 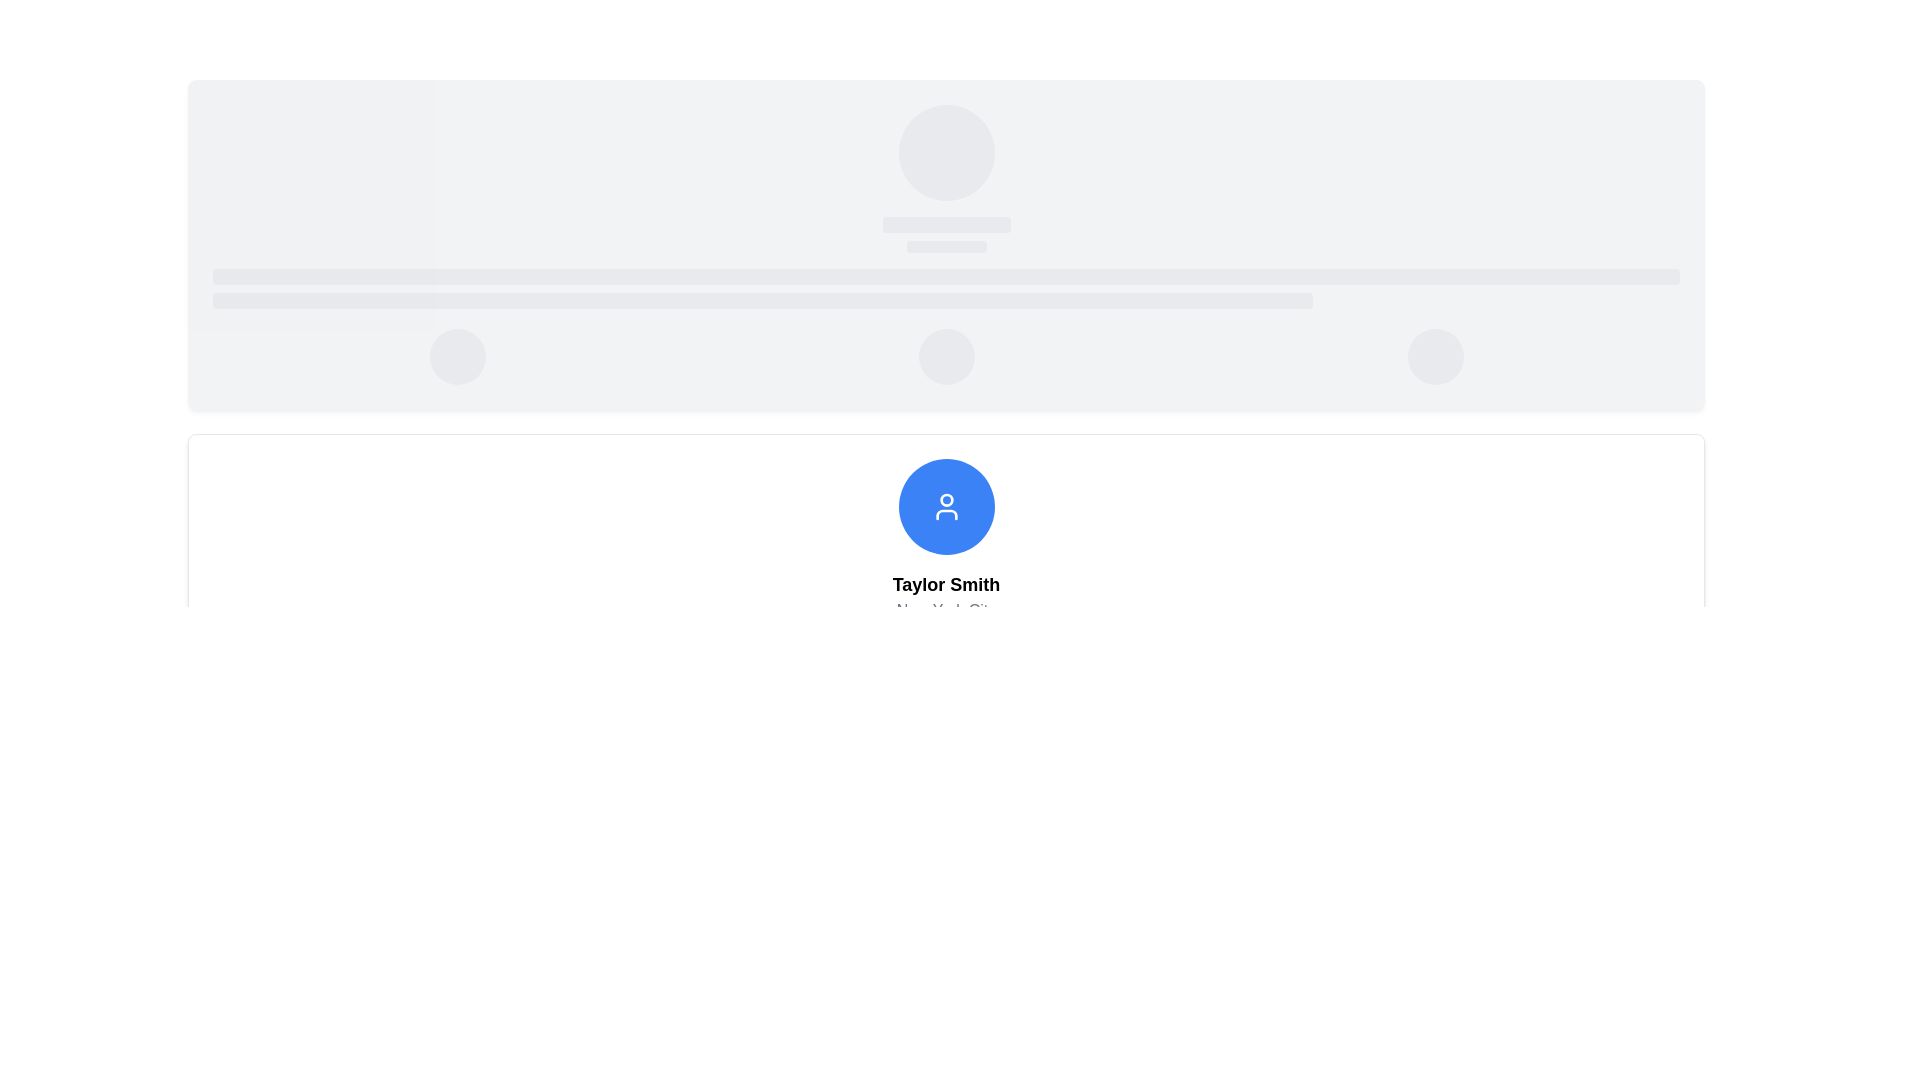 What do you see at coordinates (945, 609) in the screenshot?
I see `the text label reading 'New York City', which is styled in light gray and located beneath 'Taylor Smith' on the main user panel` at bounding box center [945, 609].